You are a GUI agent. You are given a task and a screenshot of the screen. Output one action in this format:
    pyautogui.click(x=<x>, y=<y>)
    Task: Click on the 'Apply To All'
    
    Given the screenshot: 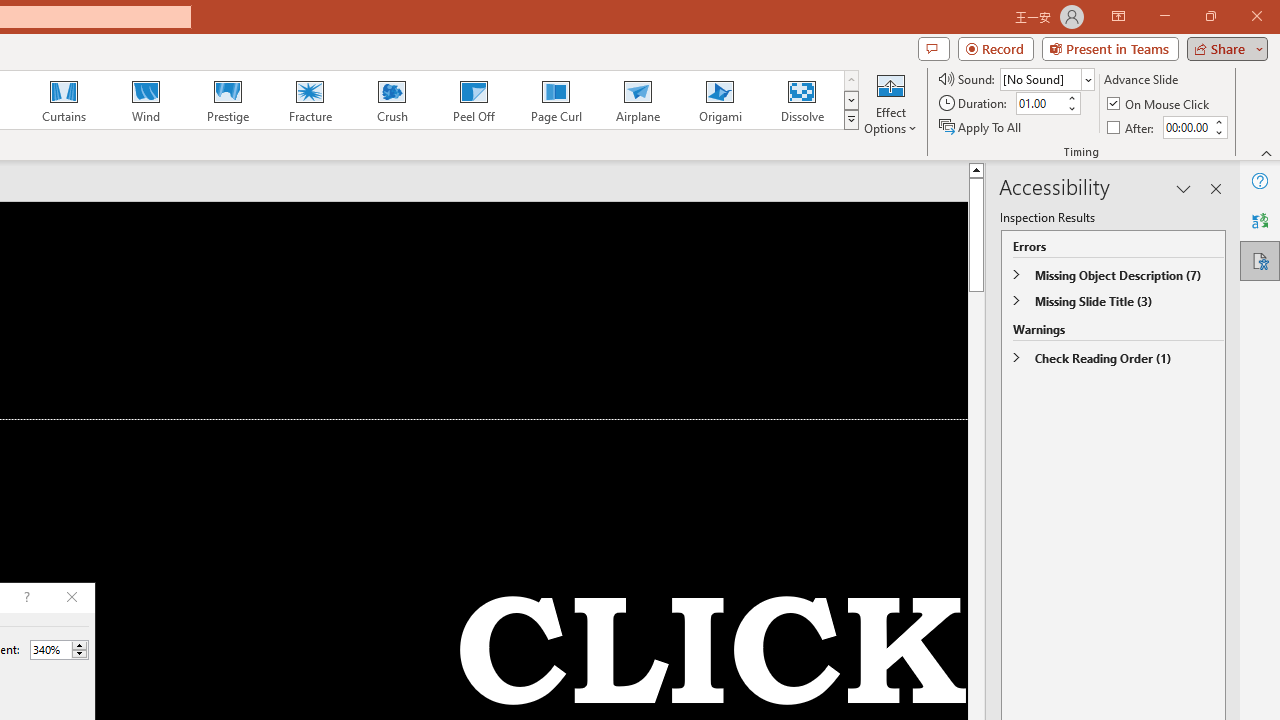 What is the action you would take?
    pyautogui.click(x=981, y=127)
    